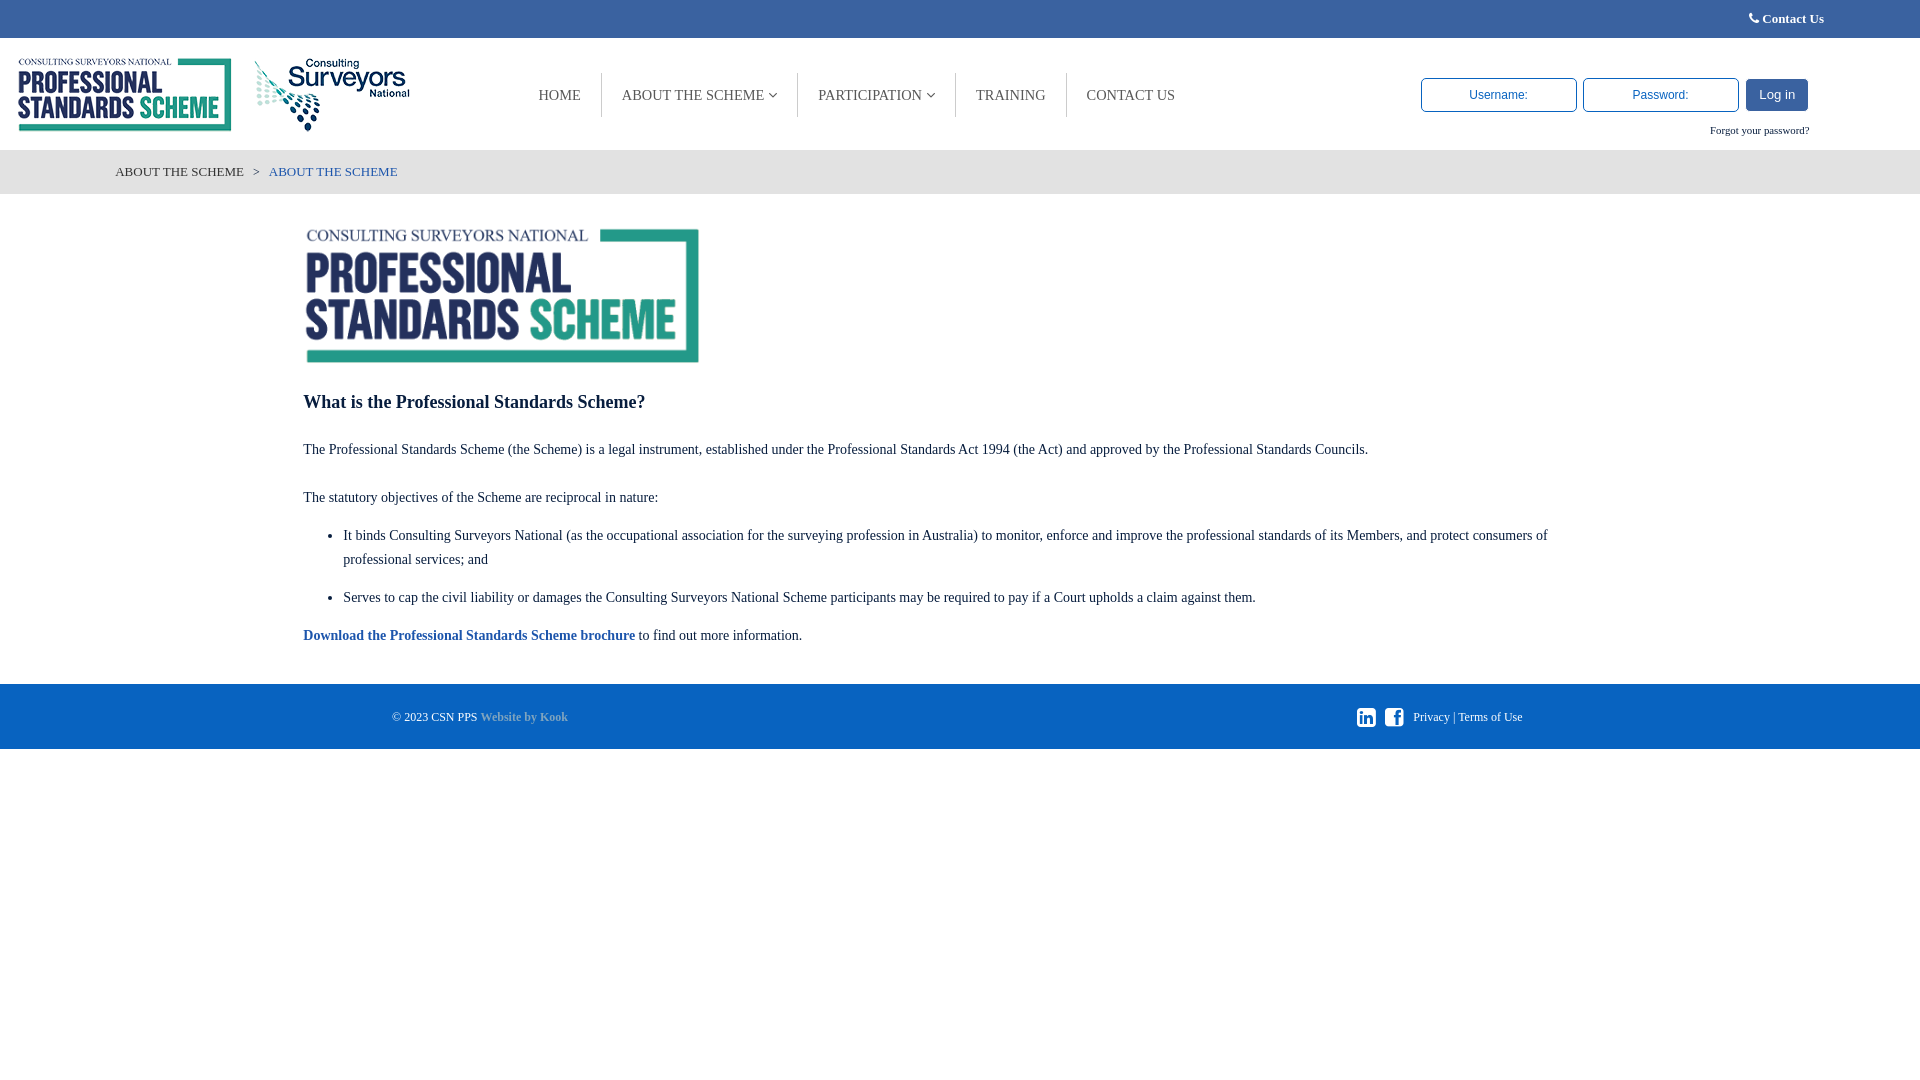 This screenshot has width=1920, height=1080. What do you see at coordinates (559, 95) in the screenshot?
I see `'HOME'` at bounding box center [559, 95].